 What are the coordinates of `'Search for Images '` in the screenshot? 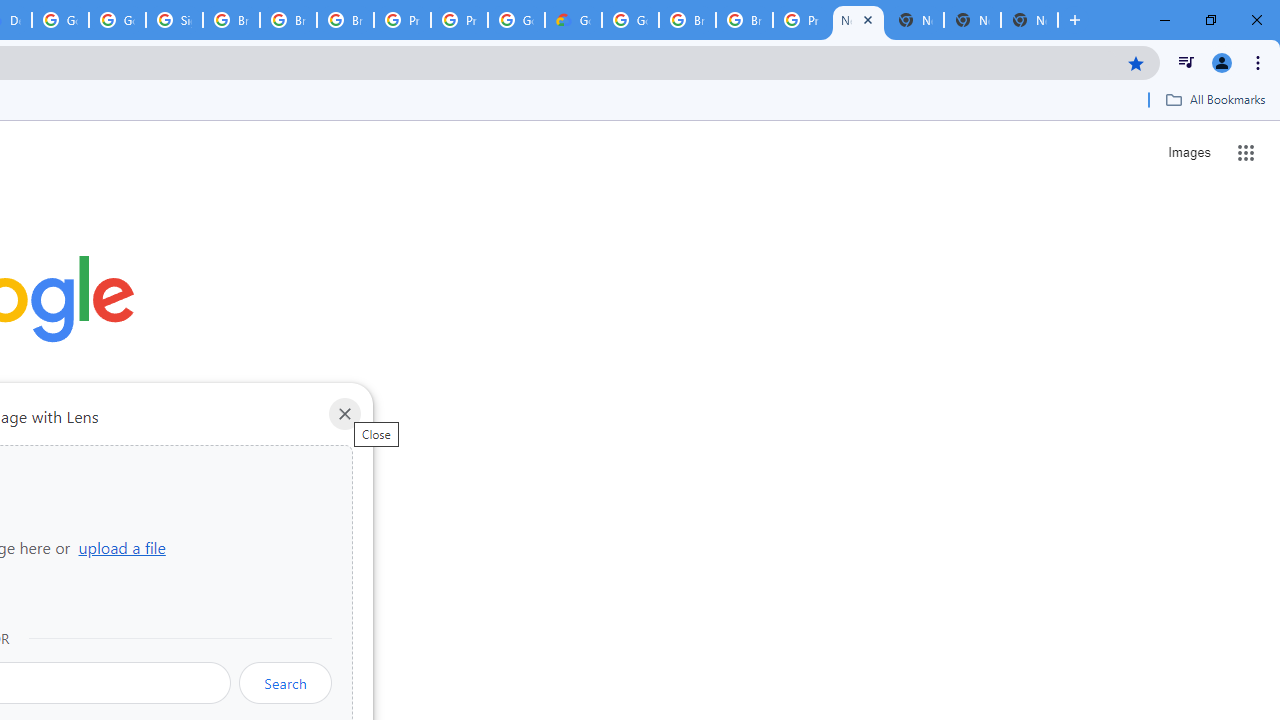 It's located at (1189, 152).